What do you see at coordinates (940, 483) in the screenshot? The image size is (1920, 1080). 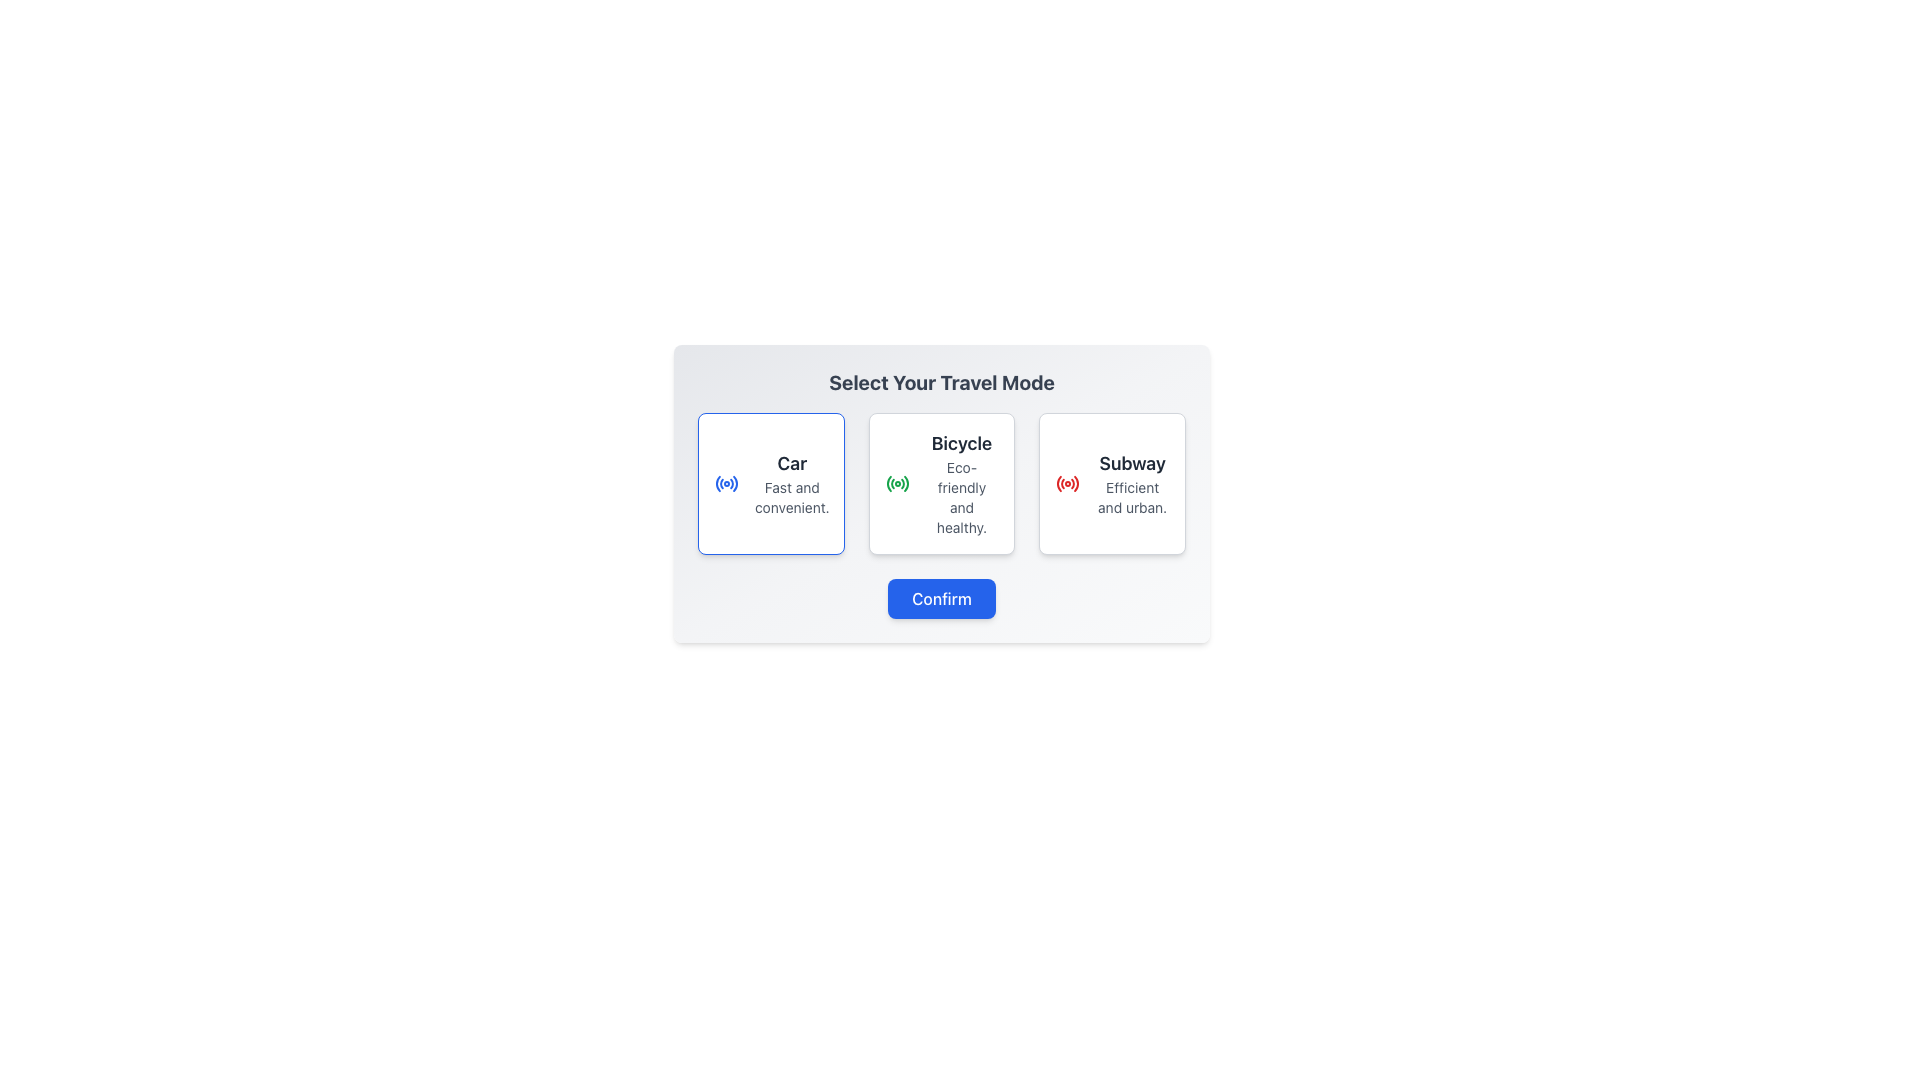 I see `the content of the horizontal grid layout containing the travel mode options: 'Car', 'Bicycle', and 'Subway', which is positioned below the 'Select Your Travel Mode' title and above the 'Confirm' button` at bounding box center [940, 483].